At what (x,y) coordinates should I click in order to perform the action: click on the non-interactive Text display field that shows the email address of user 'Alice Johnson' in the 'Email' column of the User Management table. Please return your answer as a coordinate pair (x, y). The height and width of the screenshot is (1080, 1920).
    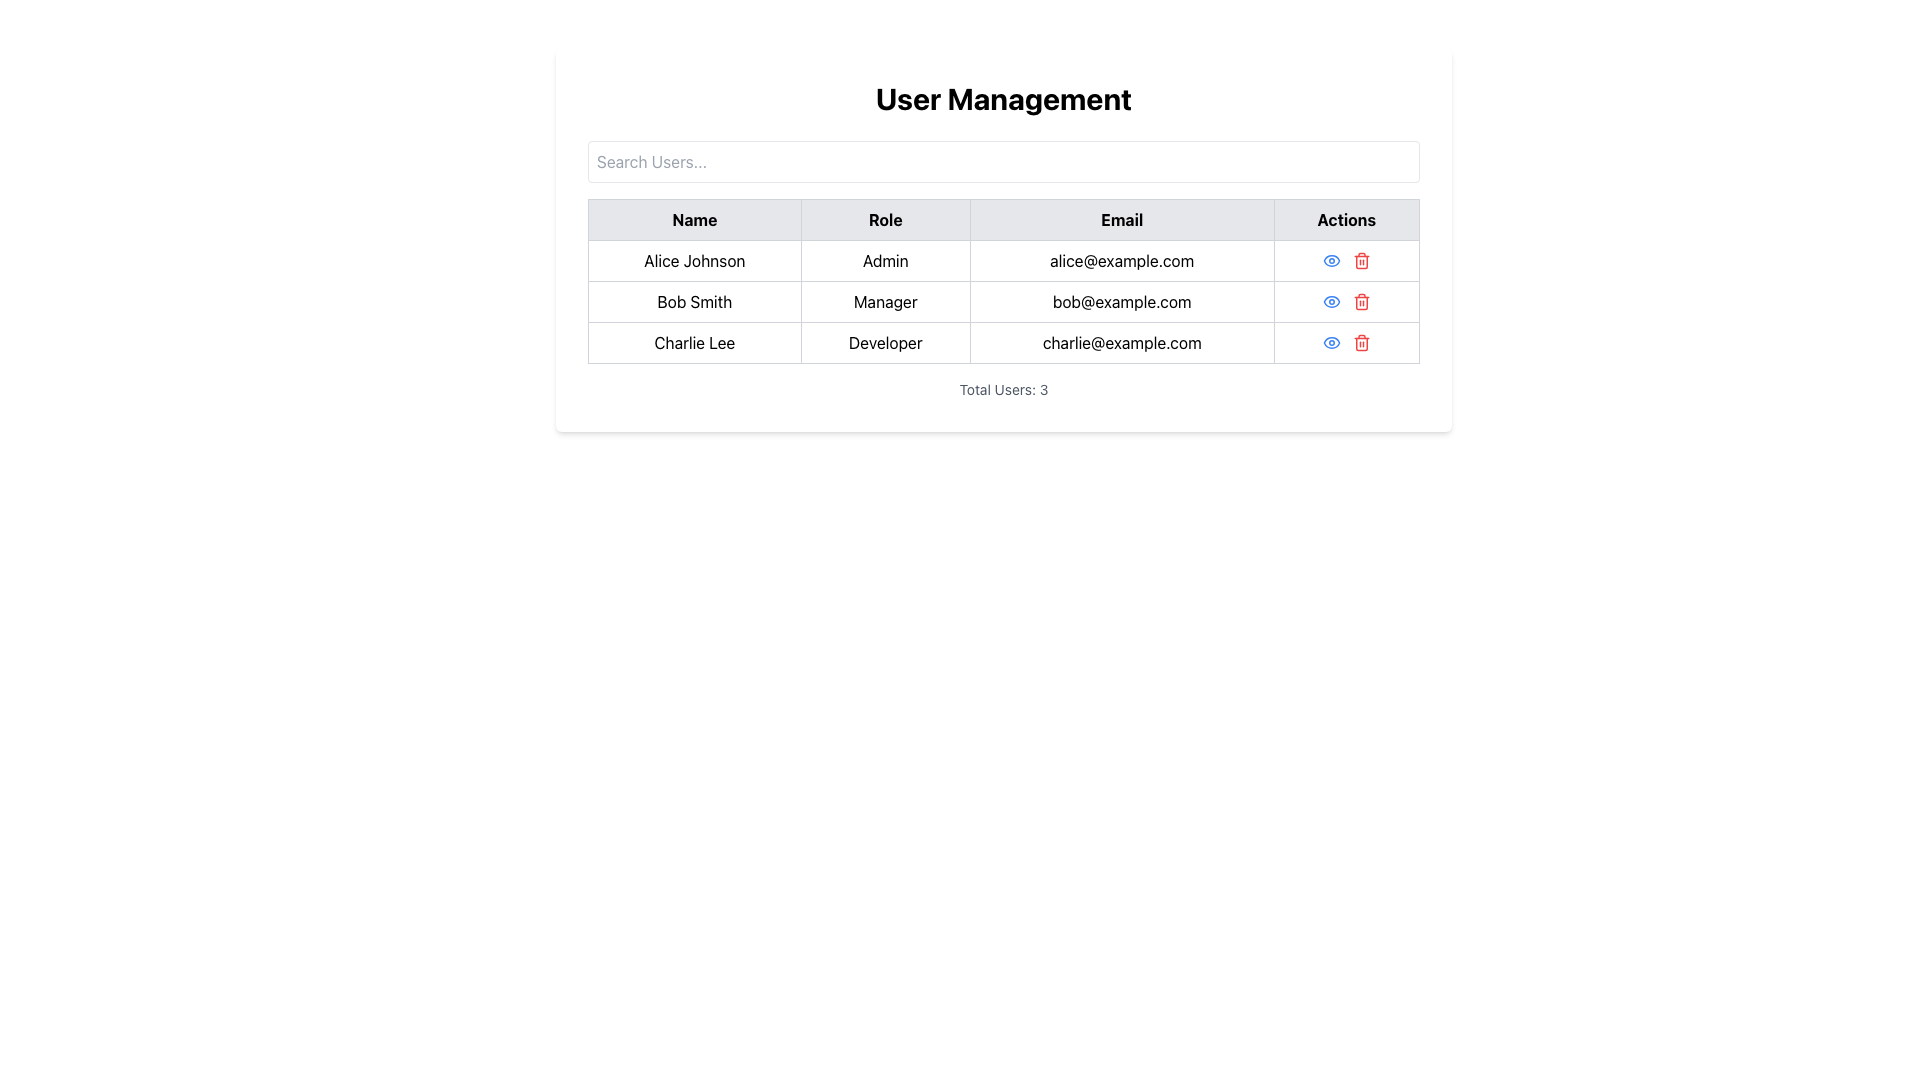
    Looking at the image, I should click on (1122, 260).